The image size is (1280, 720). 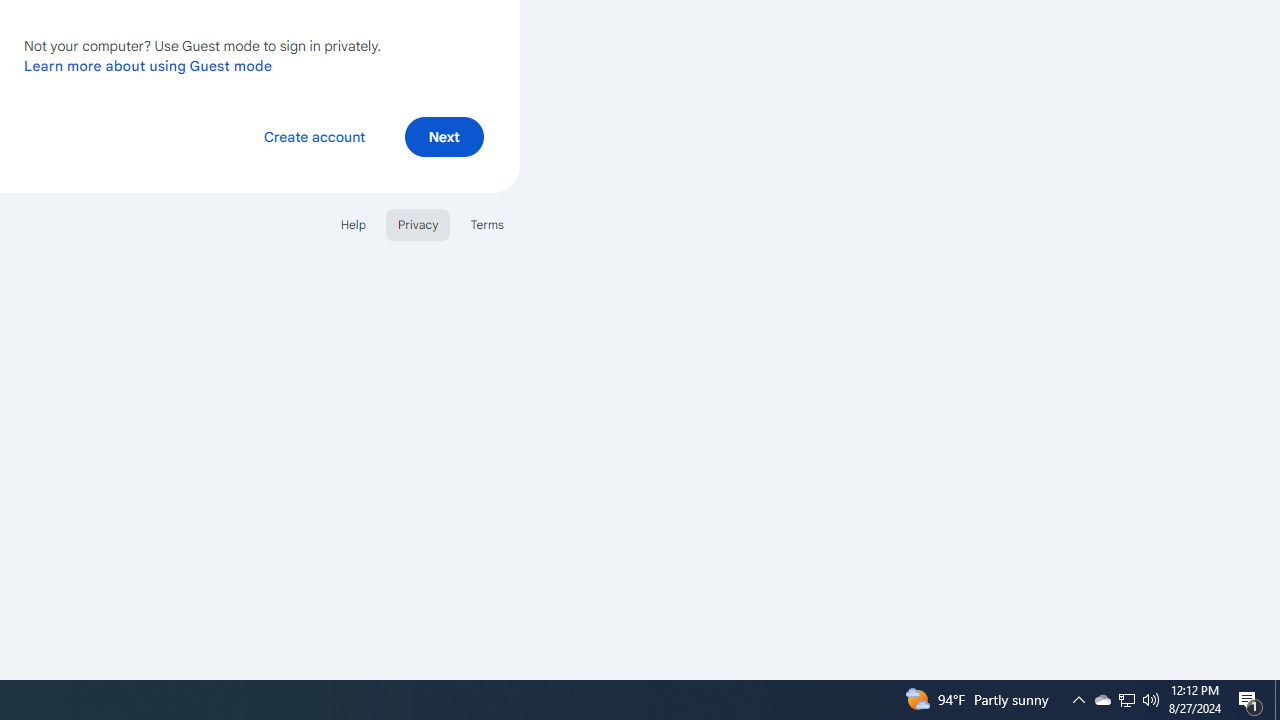 What do you see at coordinates (313, 135) in the screenshot?
I see `'Create account'` at bounding box center [313, 135].